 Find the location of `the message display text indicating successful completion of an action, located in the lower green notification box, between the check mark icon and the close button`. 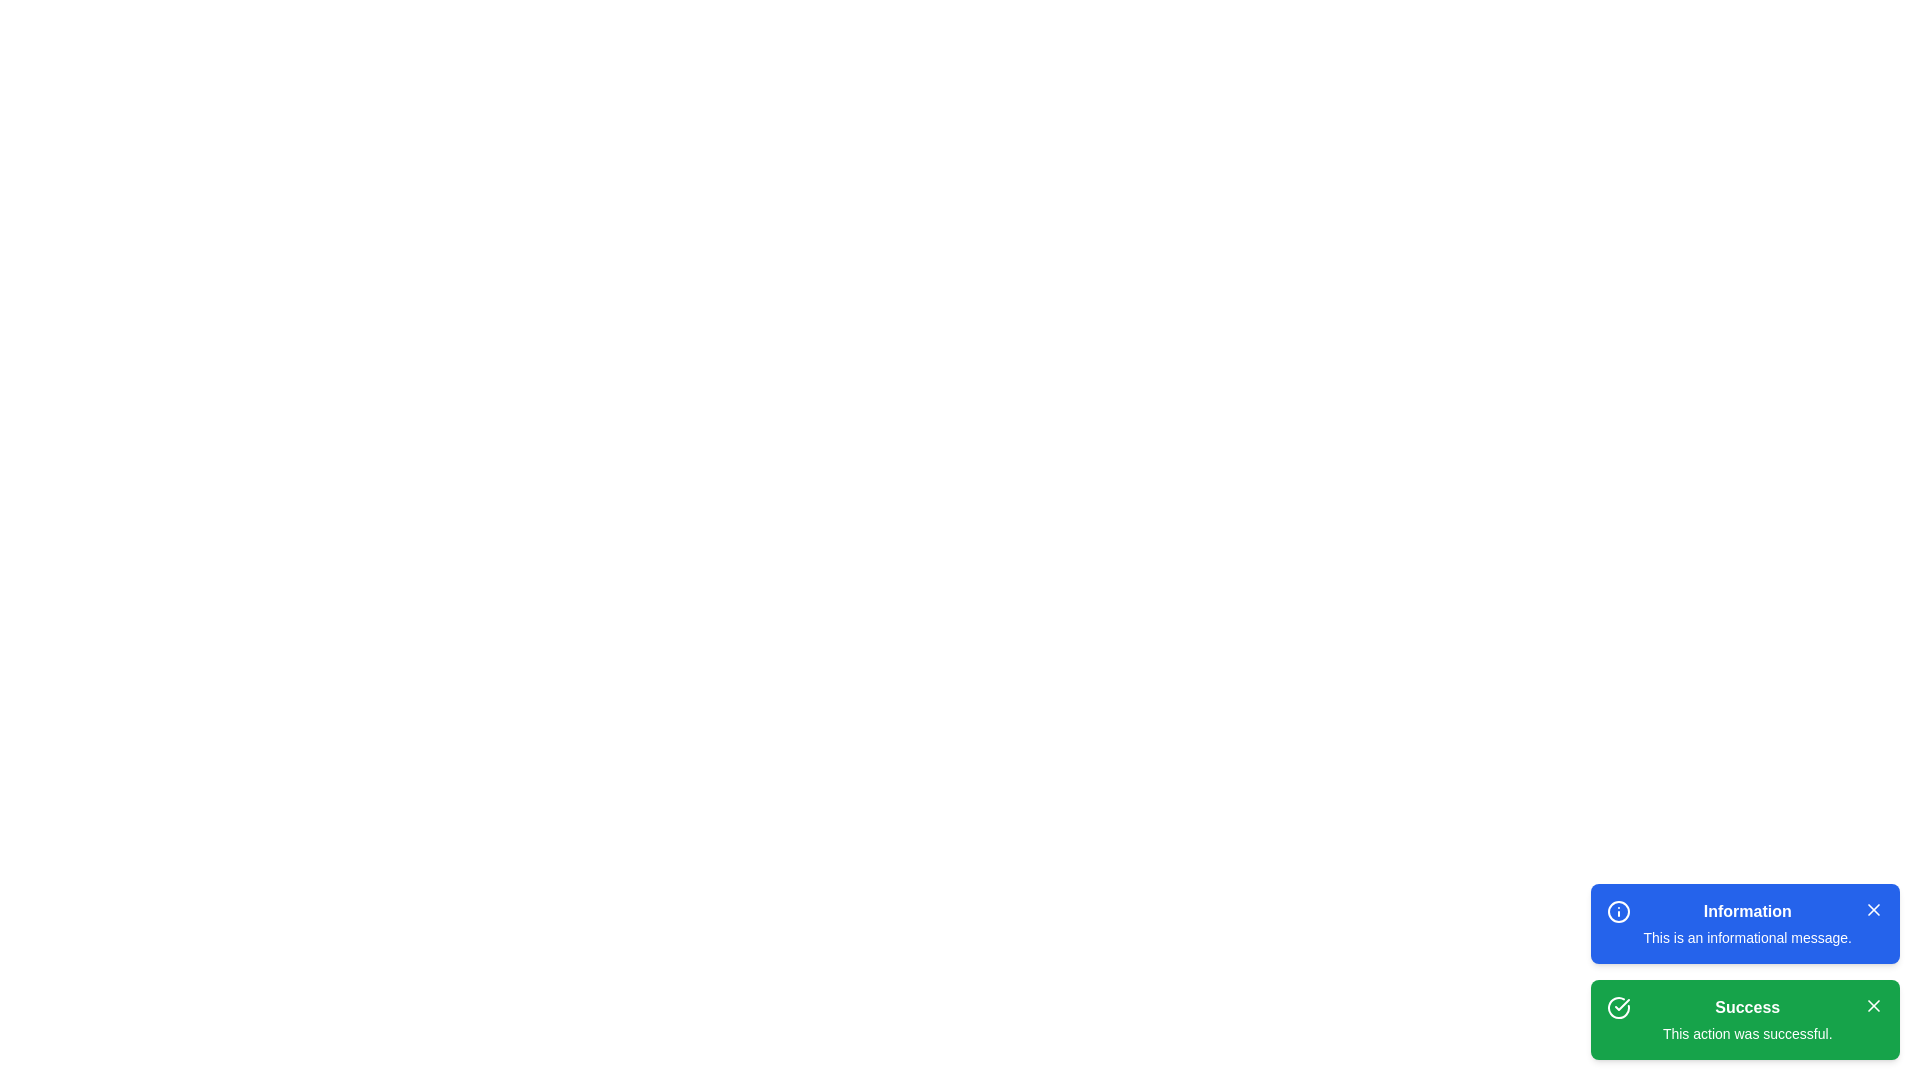

the message display text indicating successful completion of an action, located in the lower green notification box, between the check mark icon and the close button is located at coordinates (1746, 1019).